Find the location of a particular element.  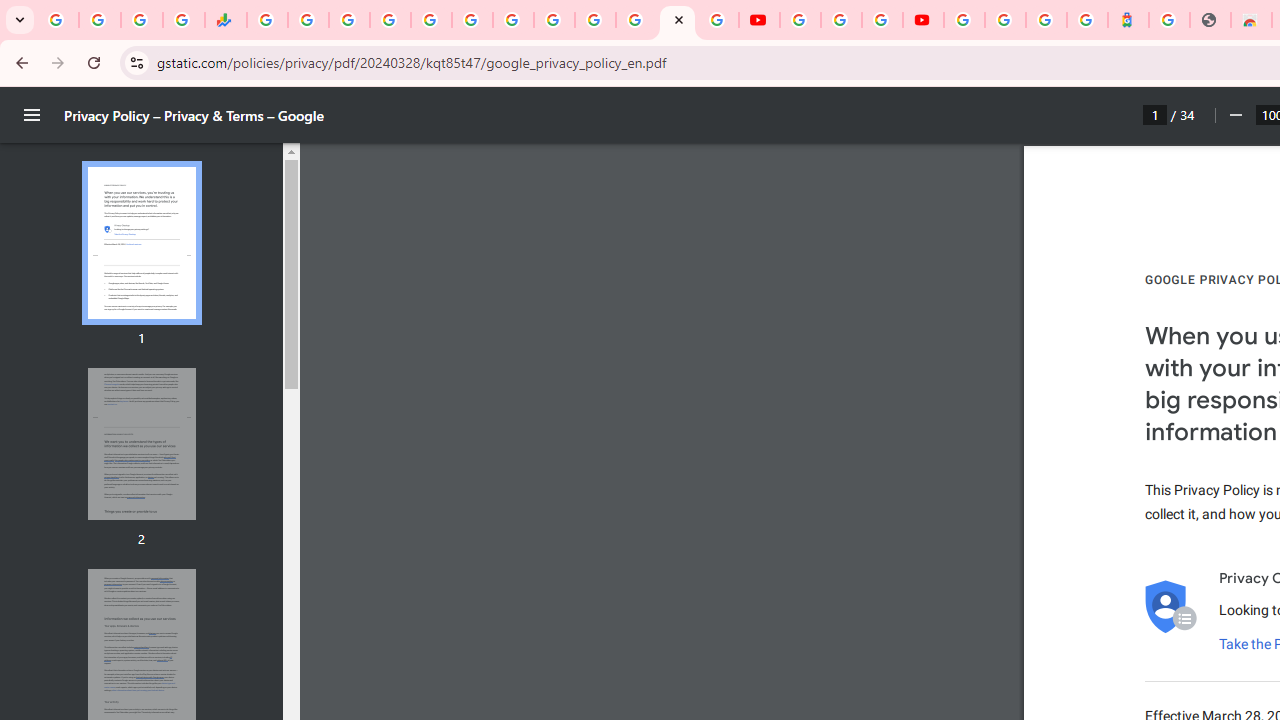

'Google Account Help' is located at coordinates (840, 20).